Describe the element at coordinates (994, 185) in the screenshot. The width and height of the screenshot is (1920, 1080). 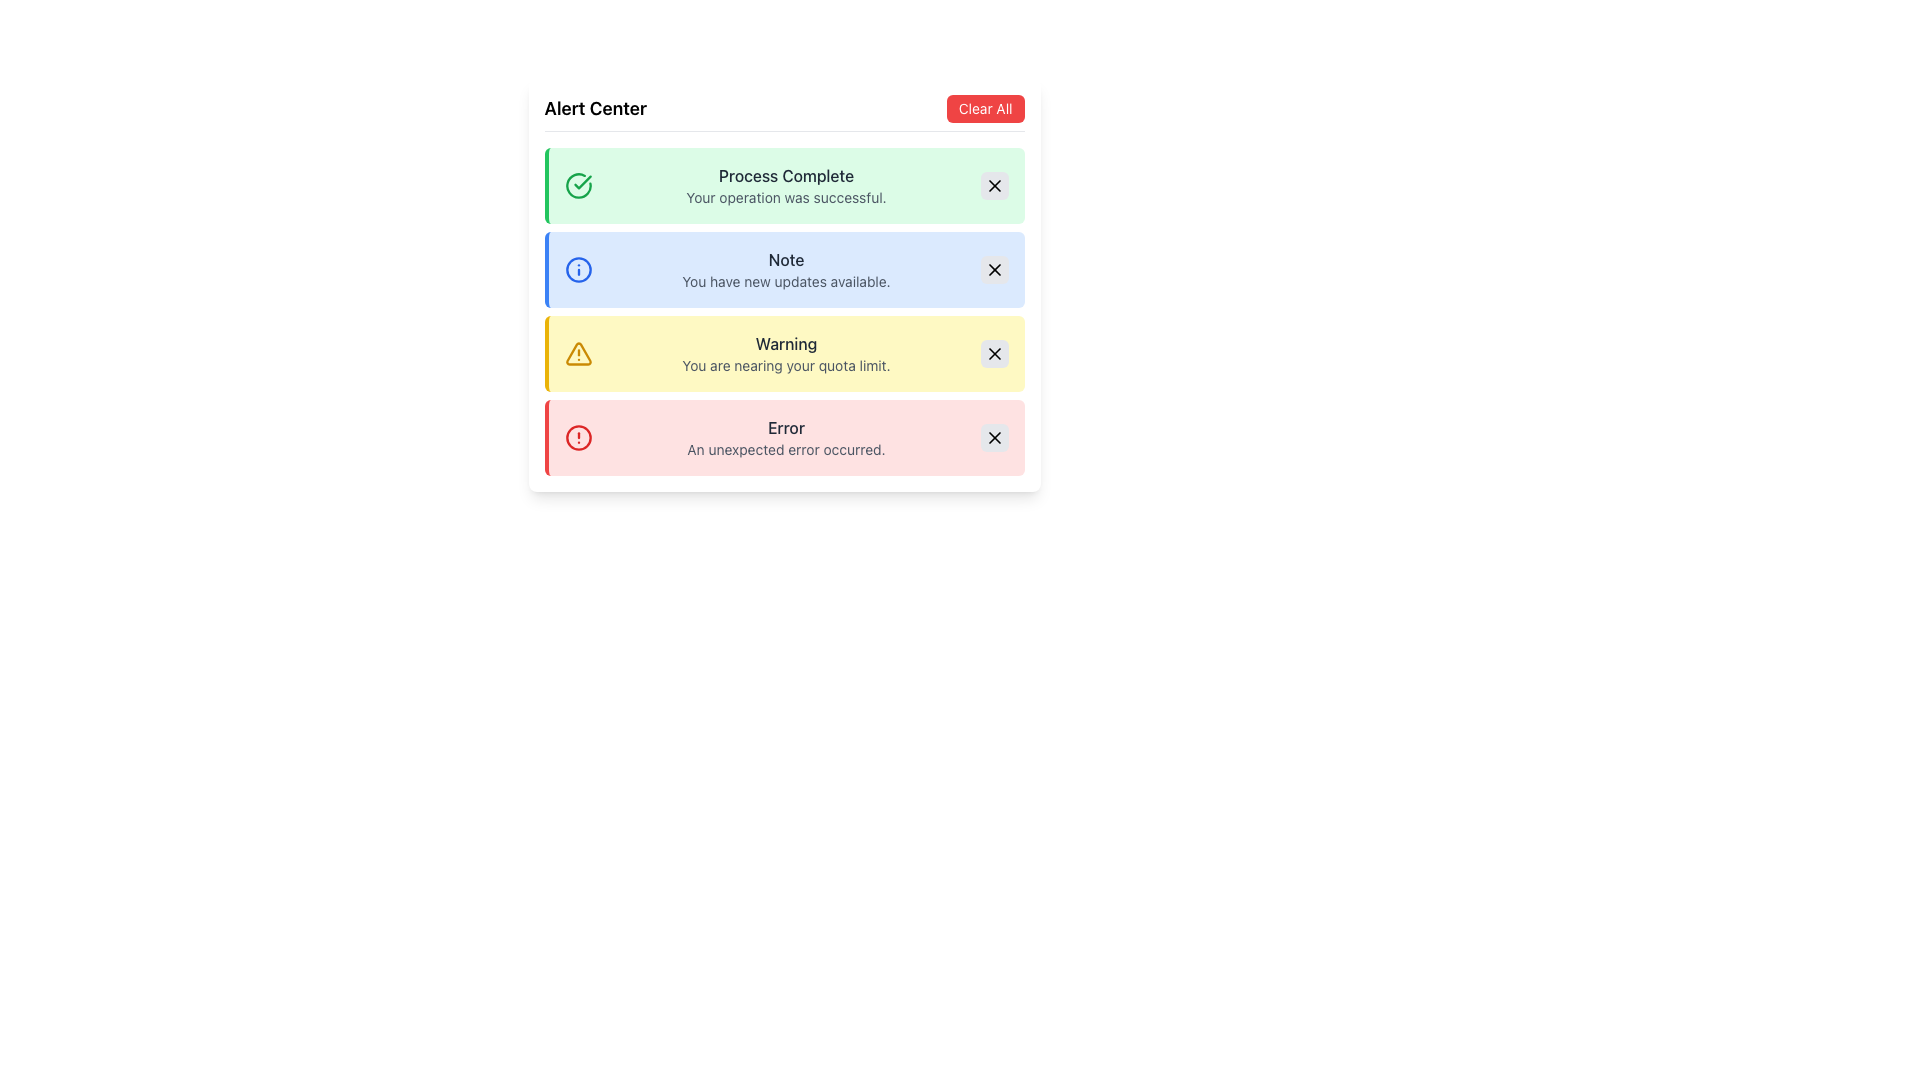
I see `the 'X' icon in the top-right corner of the 'Process Complete' notification block` at that location.